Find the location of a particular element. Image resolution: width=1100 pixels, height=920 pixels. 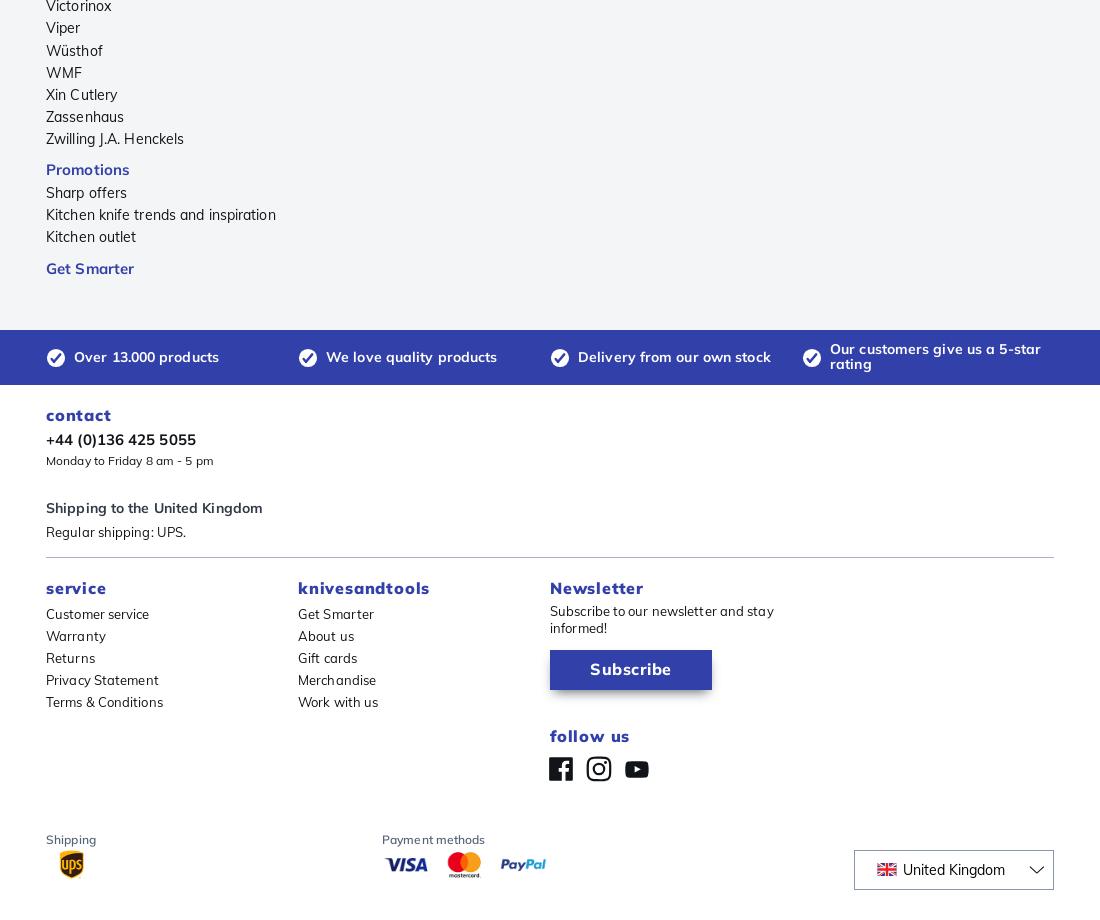

'Our customers give us a 5-star rating' is located at coordinates (935, 355).